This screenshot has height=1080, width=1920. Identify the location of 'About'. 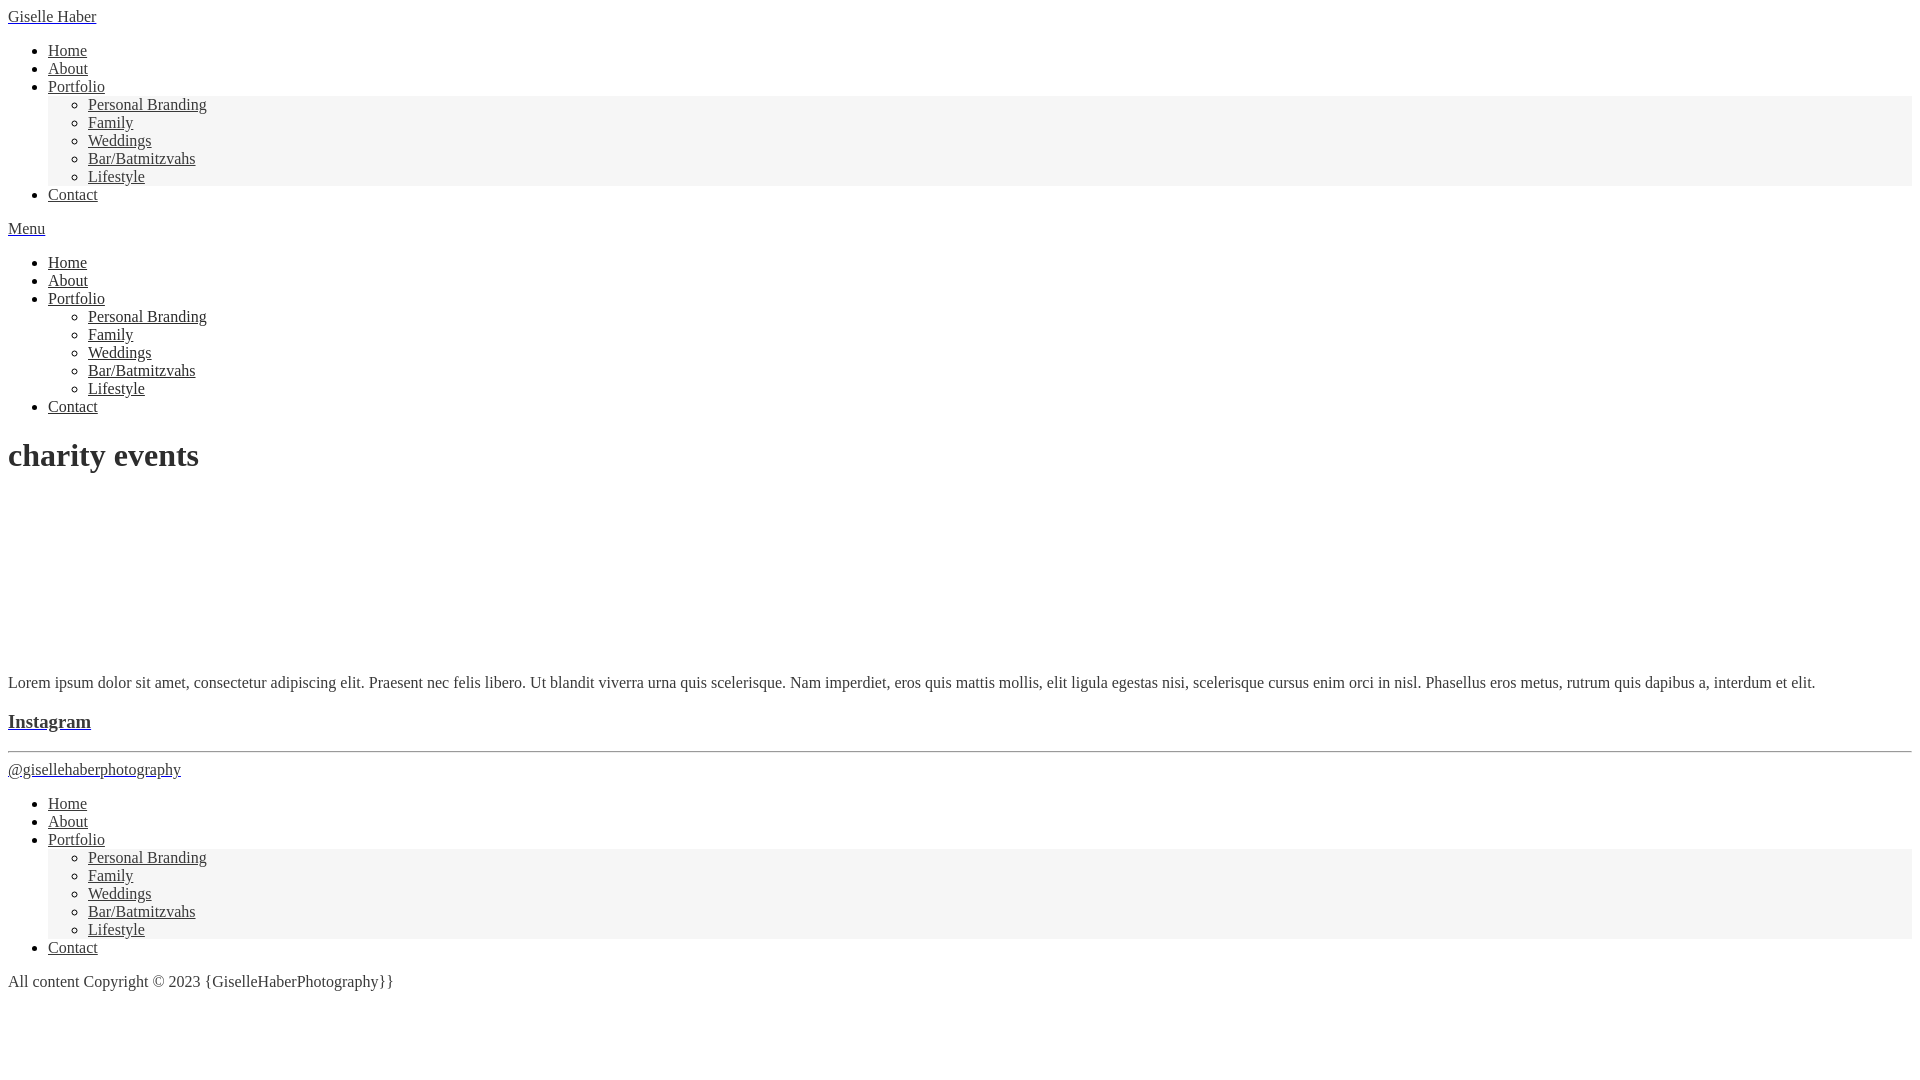
(67, 67).